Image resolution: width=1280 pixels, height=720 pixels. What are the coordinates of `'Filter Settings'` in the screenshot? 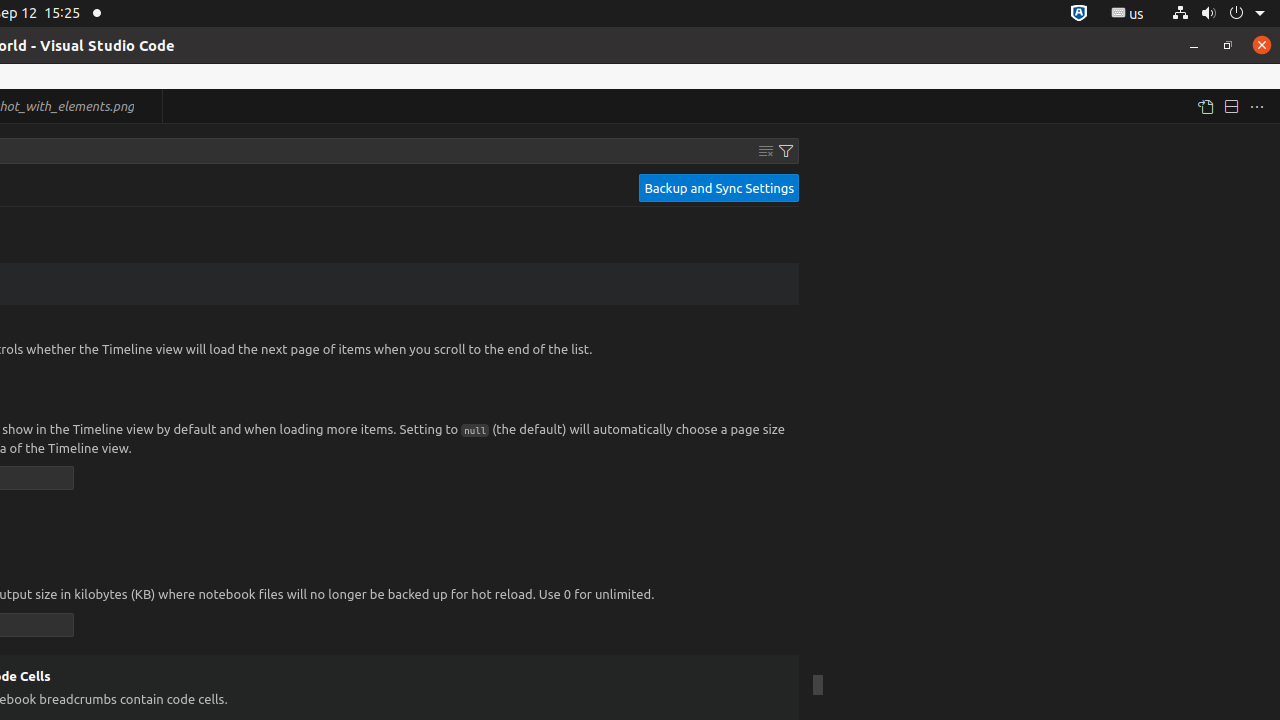 It's located at (785, 149).